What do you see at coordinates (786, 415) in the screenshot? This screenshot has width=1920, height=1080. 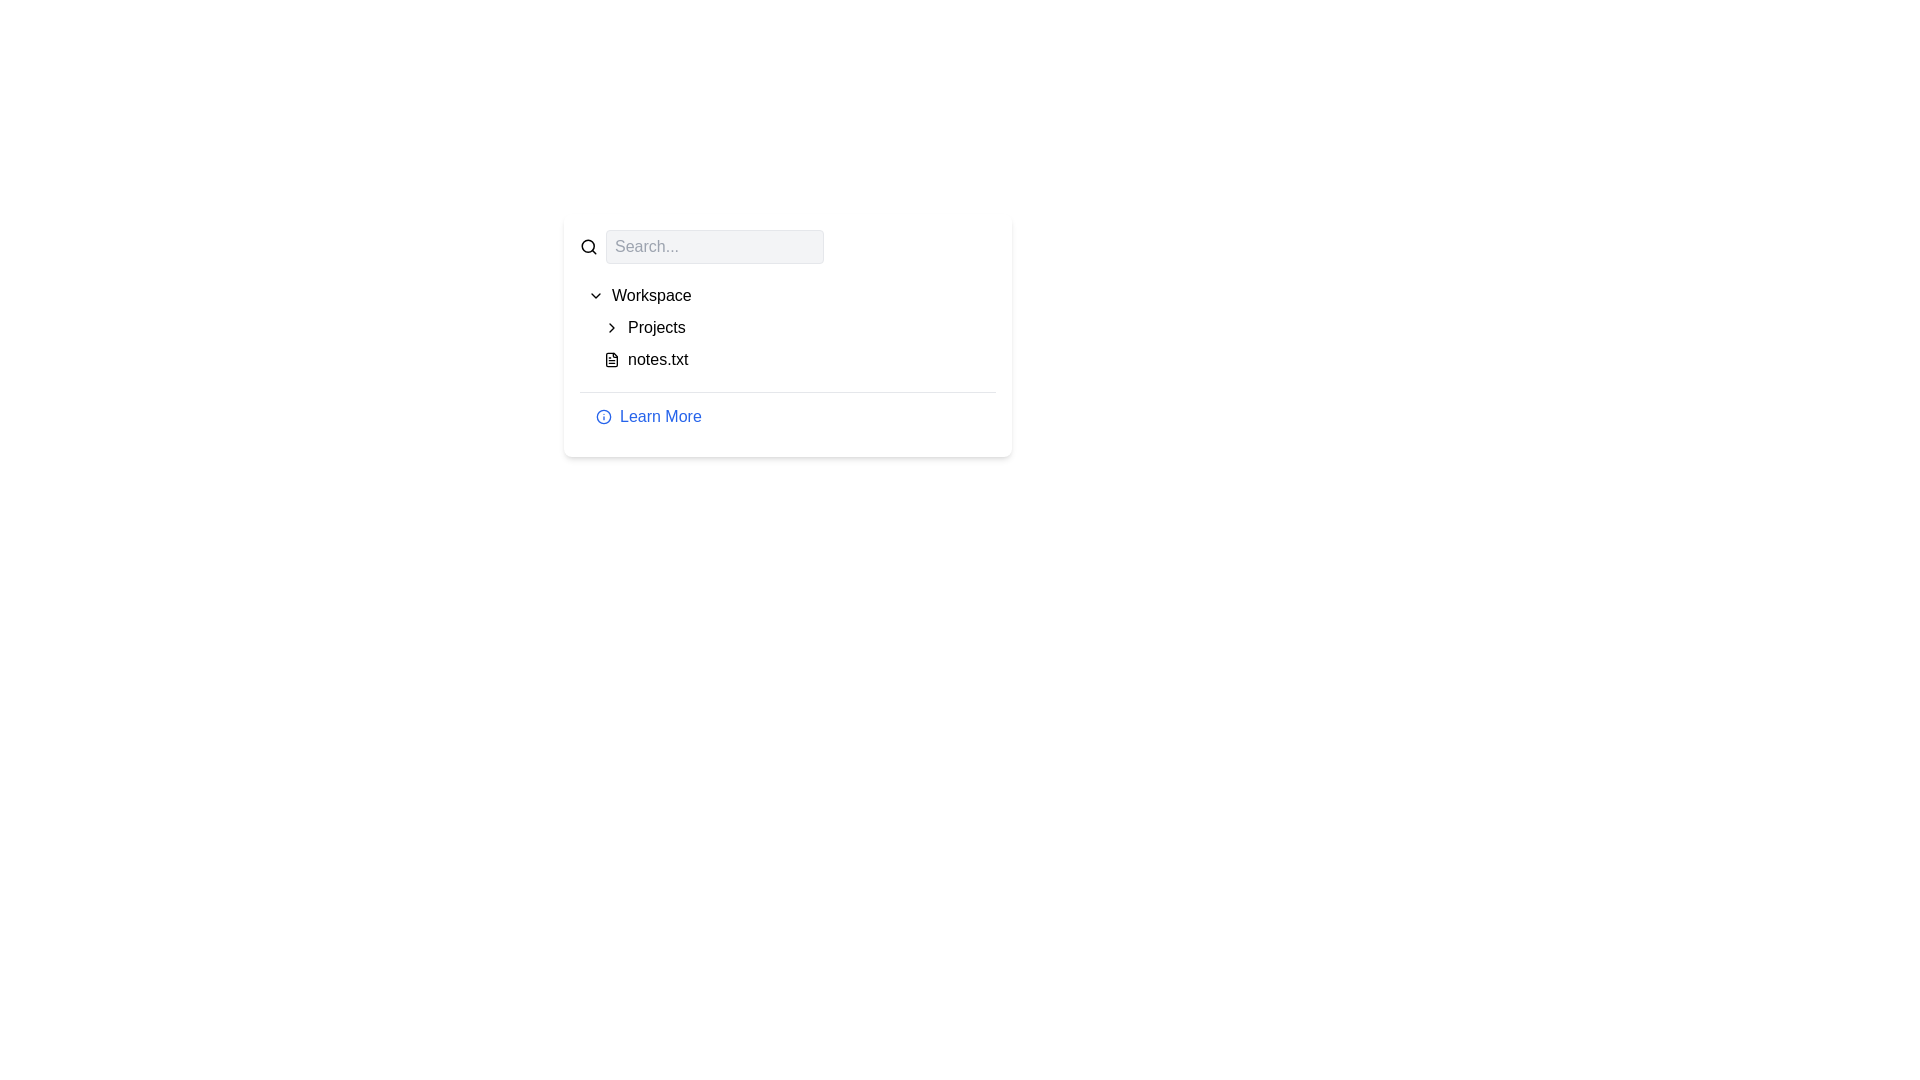 I see `the last button in the vertical list located below 'Workspace', 'Projects', and 'notes.txt'` at bounding box center [786, 415].